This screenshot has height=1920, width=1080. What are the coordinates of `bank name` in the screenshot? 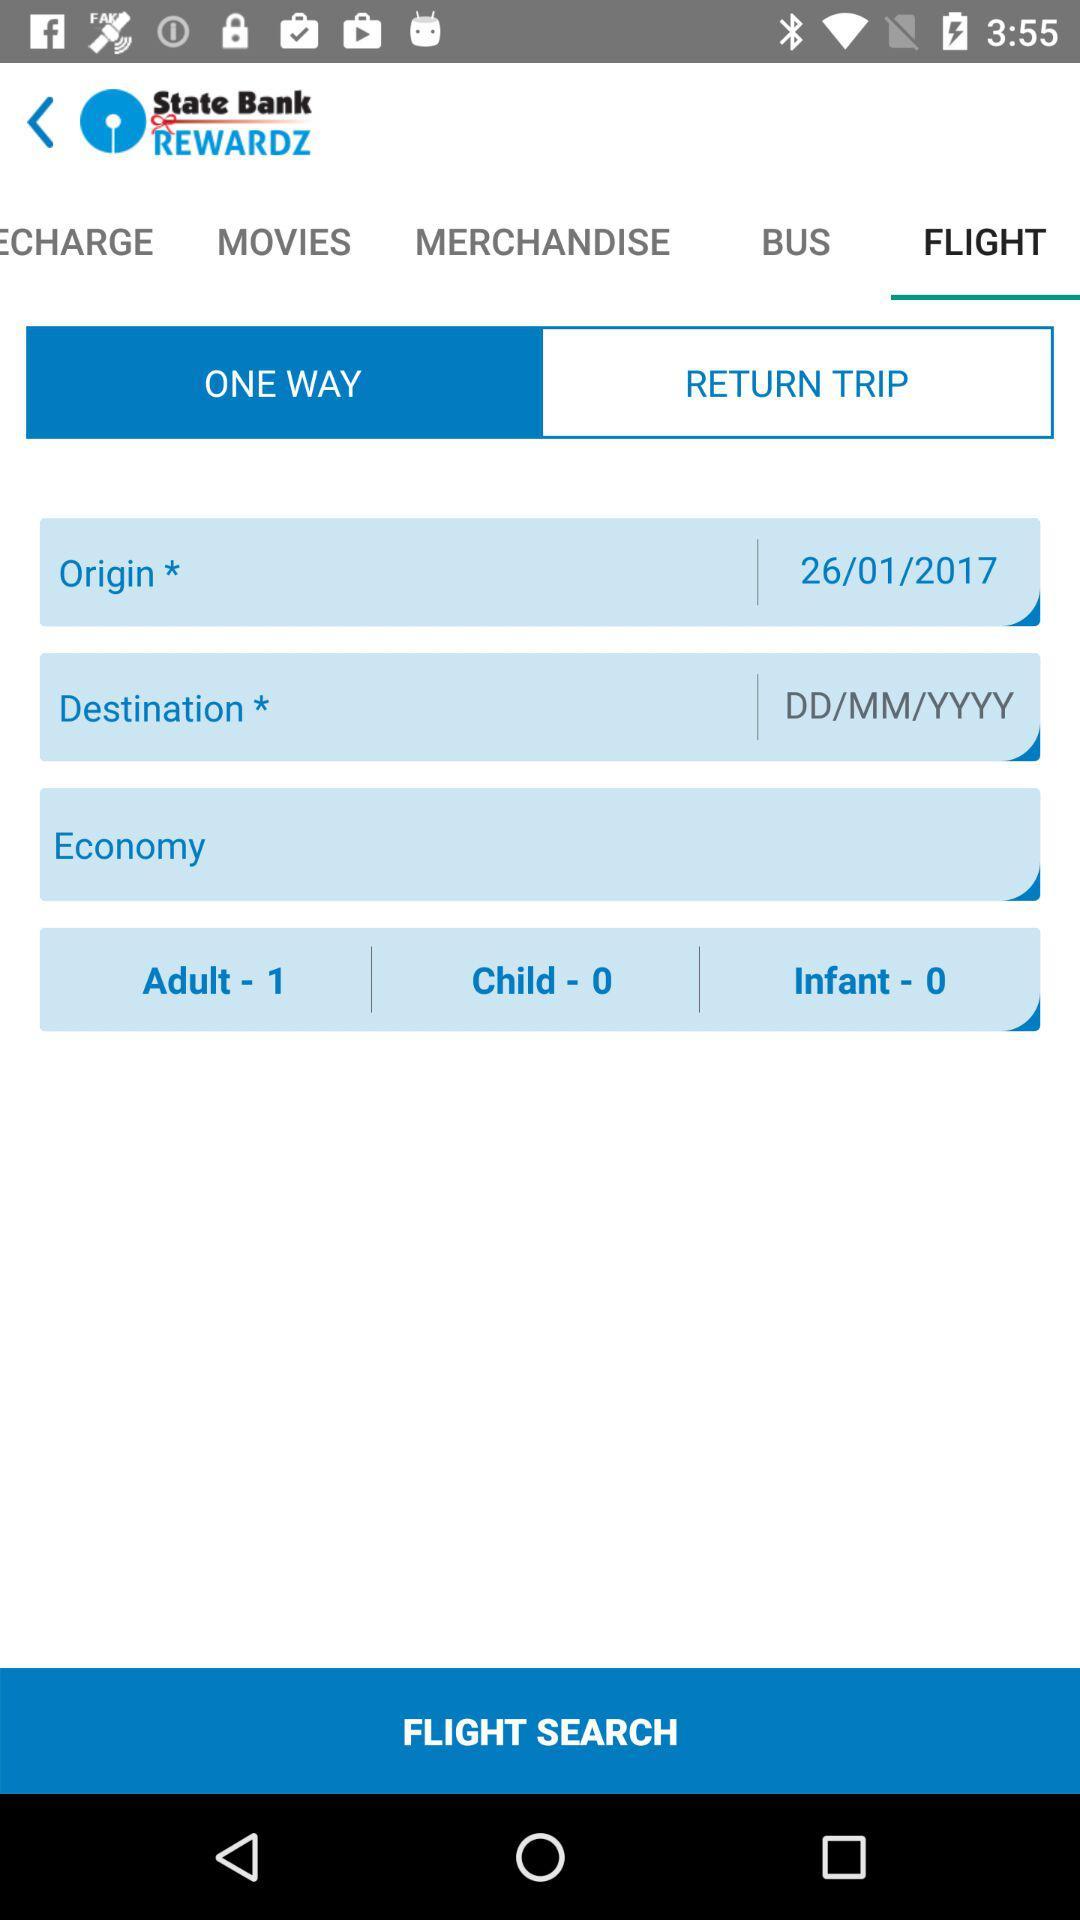 It's located at (196, 121).